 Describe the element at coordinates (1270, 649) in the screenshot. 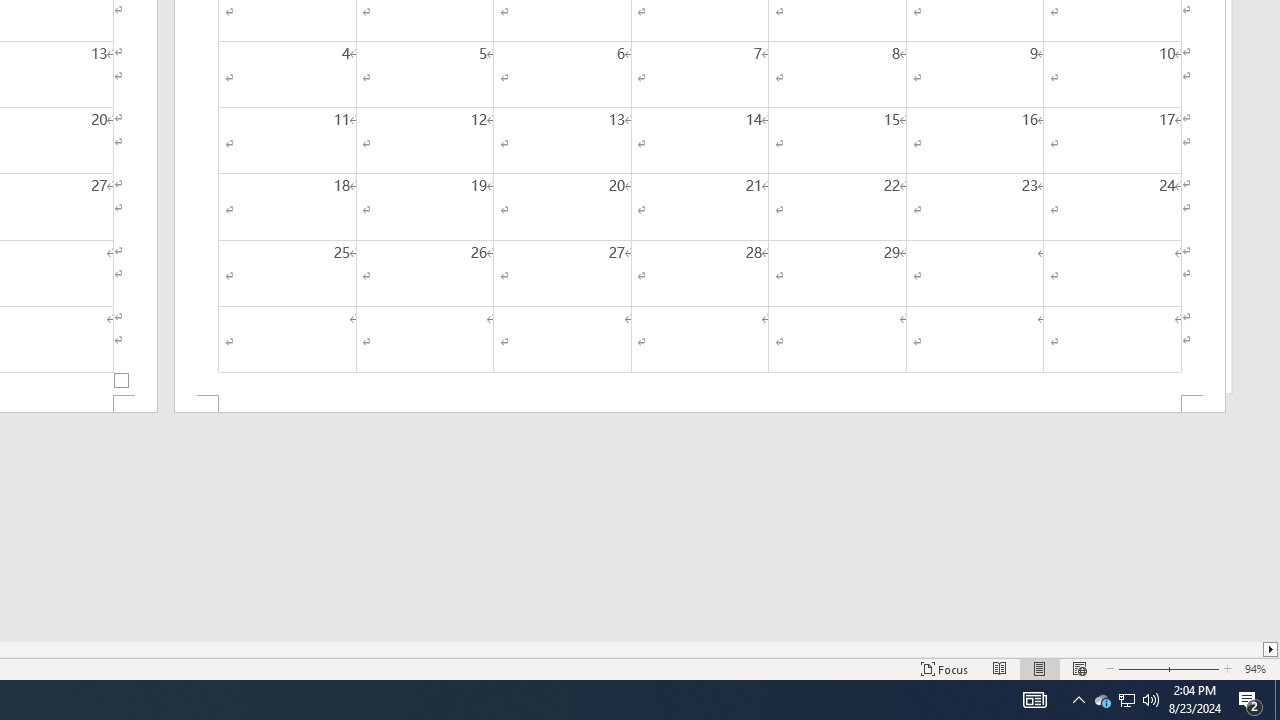

I see `'Column right'` at that location.